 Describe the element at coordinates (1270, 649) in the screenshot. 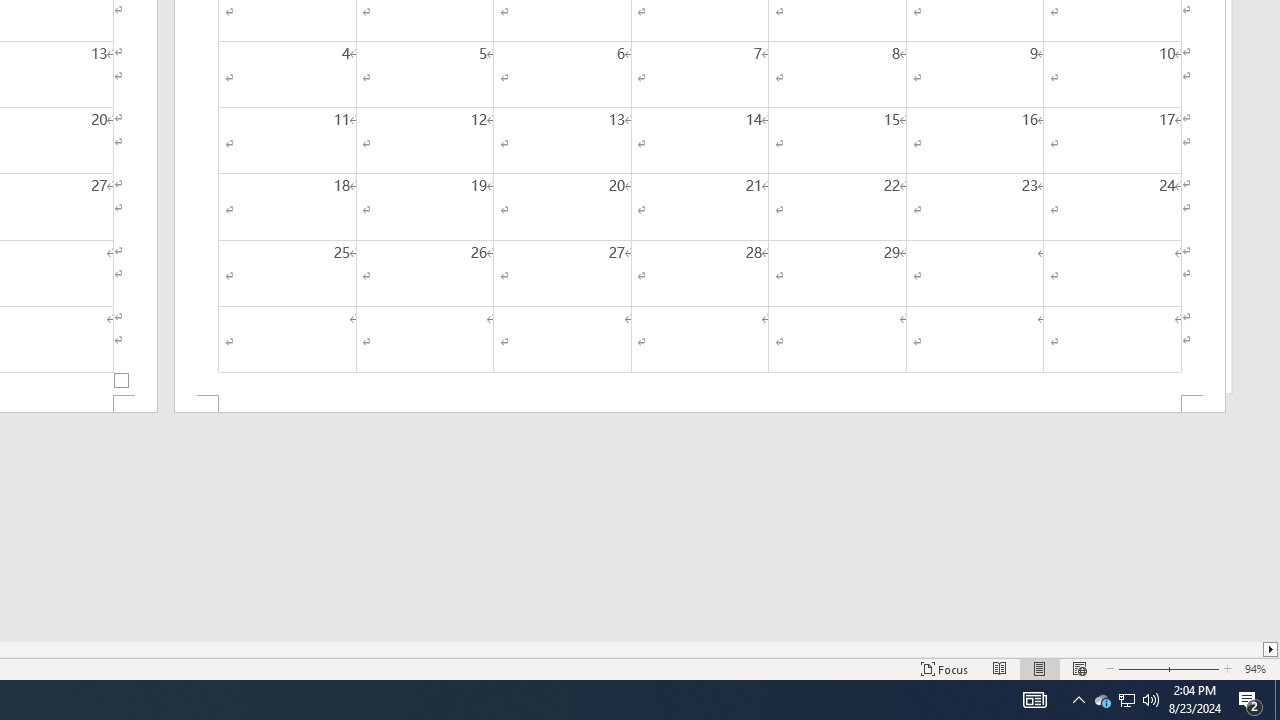

I see `'Column right'` at that location.